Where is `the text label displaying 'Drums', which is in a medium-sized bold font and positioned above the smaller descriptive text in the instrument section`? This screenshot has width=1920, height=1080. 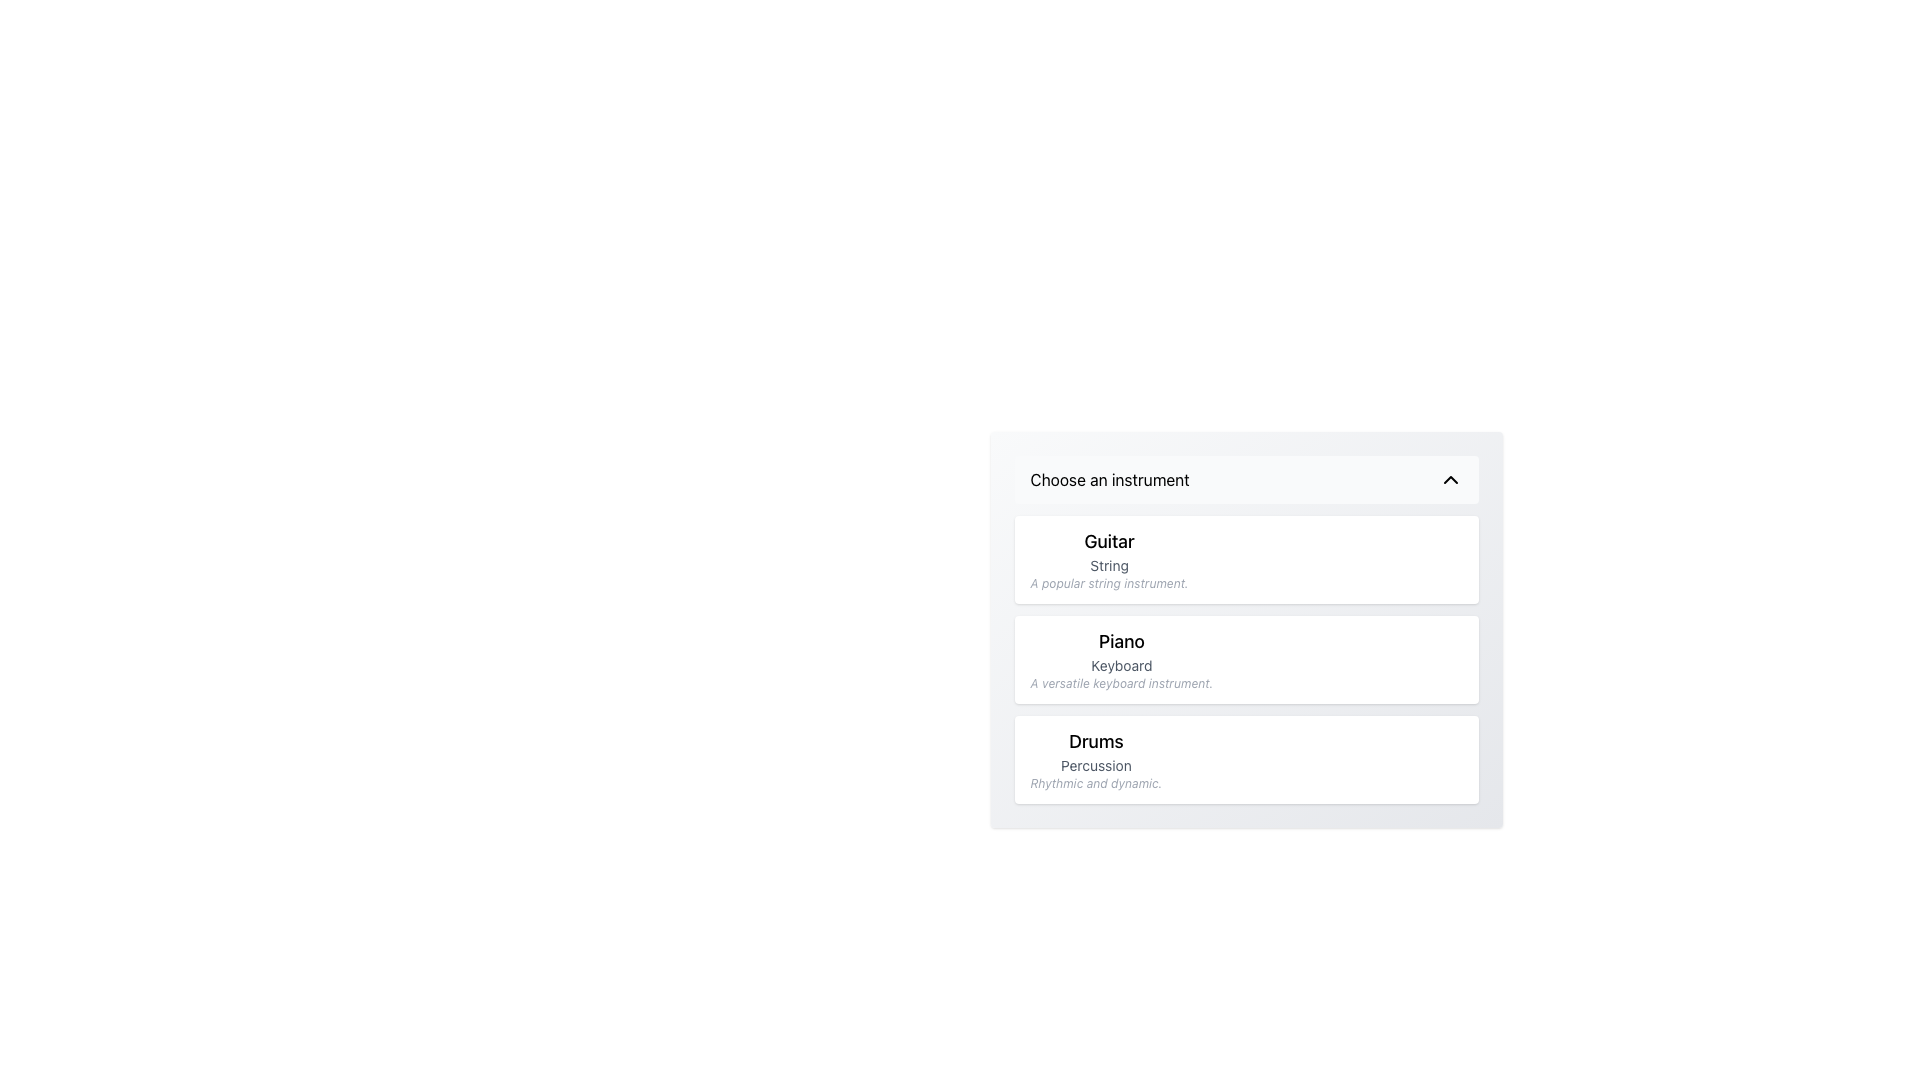 the text label displaying 'Drums', which is in a medium-sized bold font and positioned above the smaller descriptive text in the instrument section is located at coordinates (1095, 741).